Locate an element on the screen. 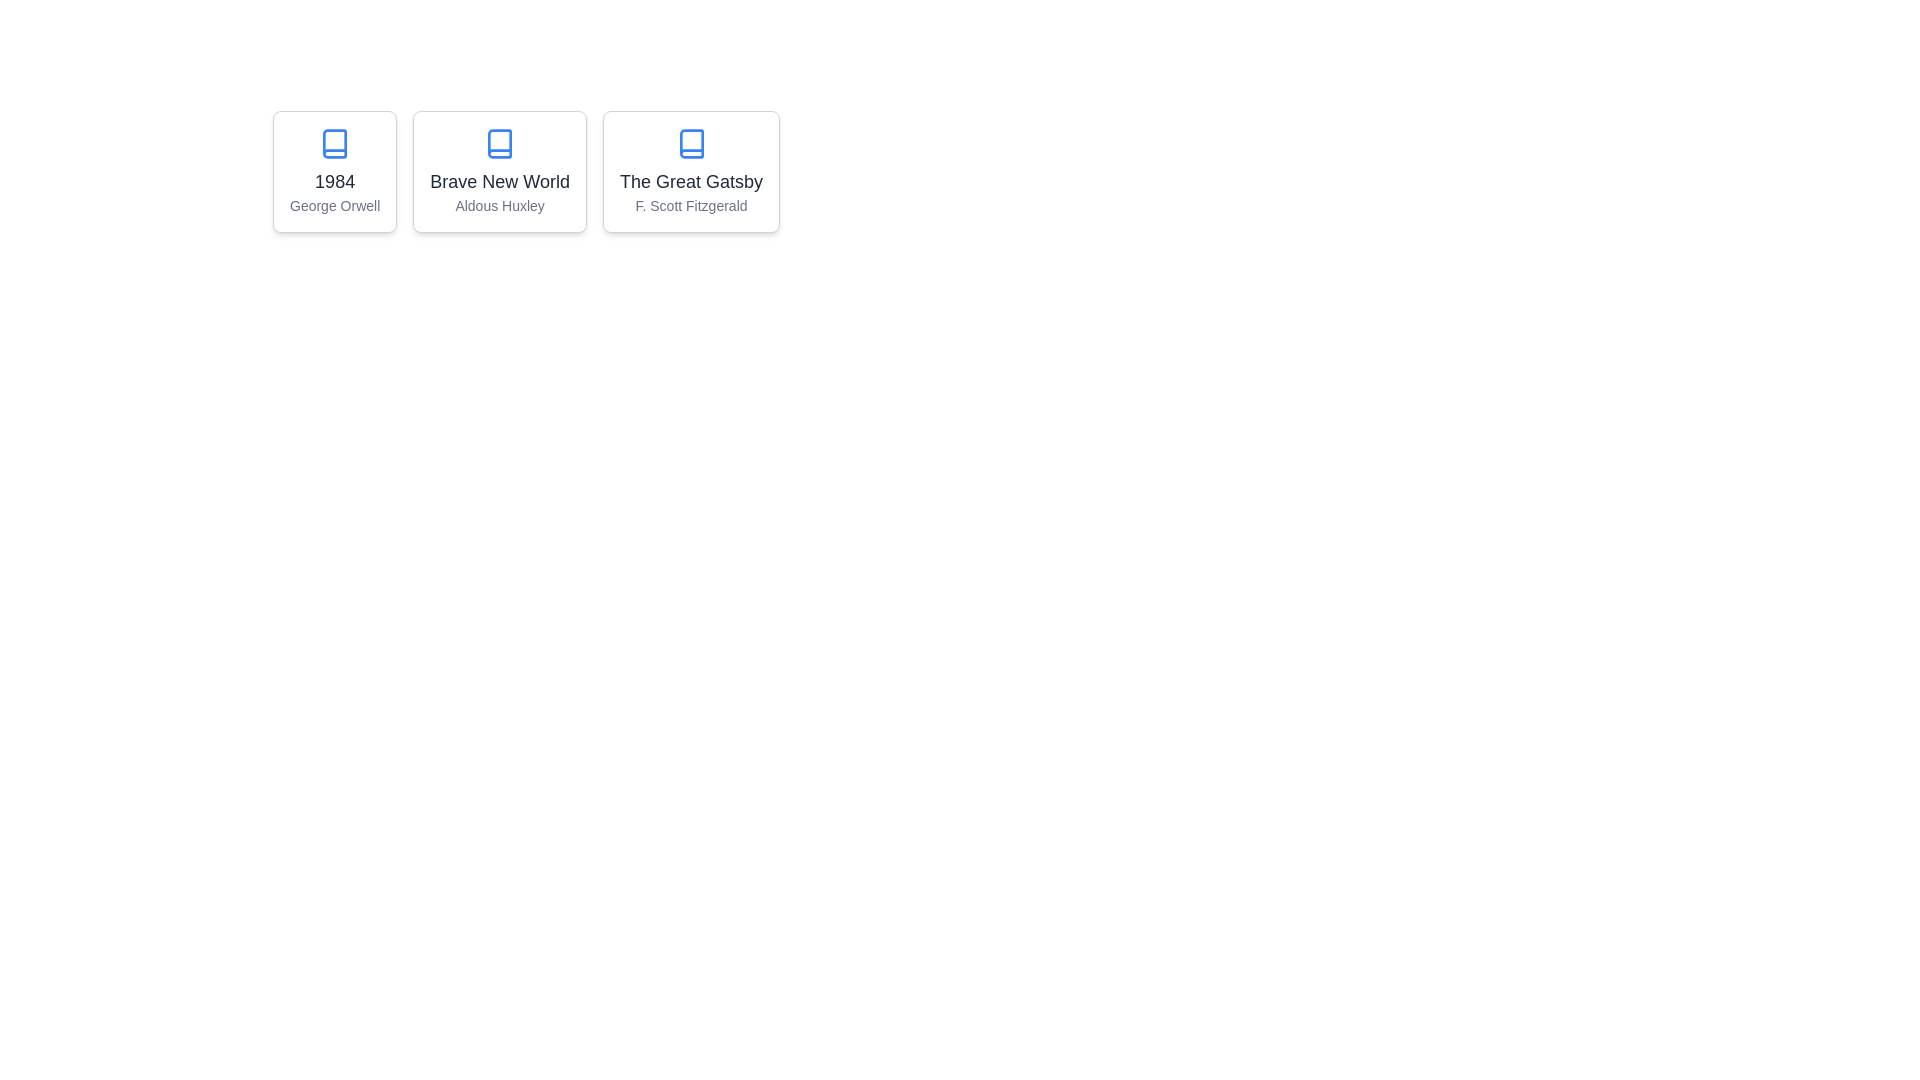  the book icon representing '1984' by George Orwell, which is styled with blue outline strokes and located above the text is located at coordinates (335, 142).